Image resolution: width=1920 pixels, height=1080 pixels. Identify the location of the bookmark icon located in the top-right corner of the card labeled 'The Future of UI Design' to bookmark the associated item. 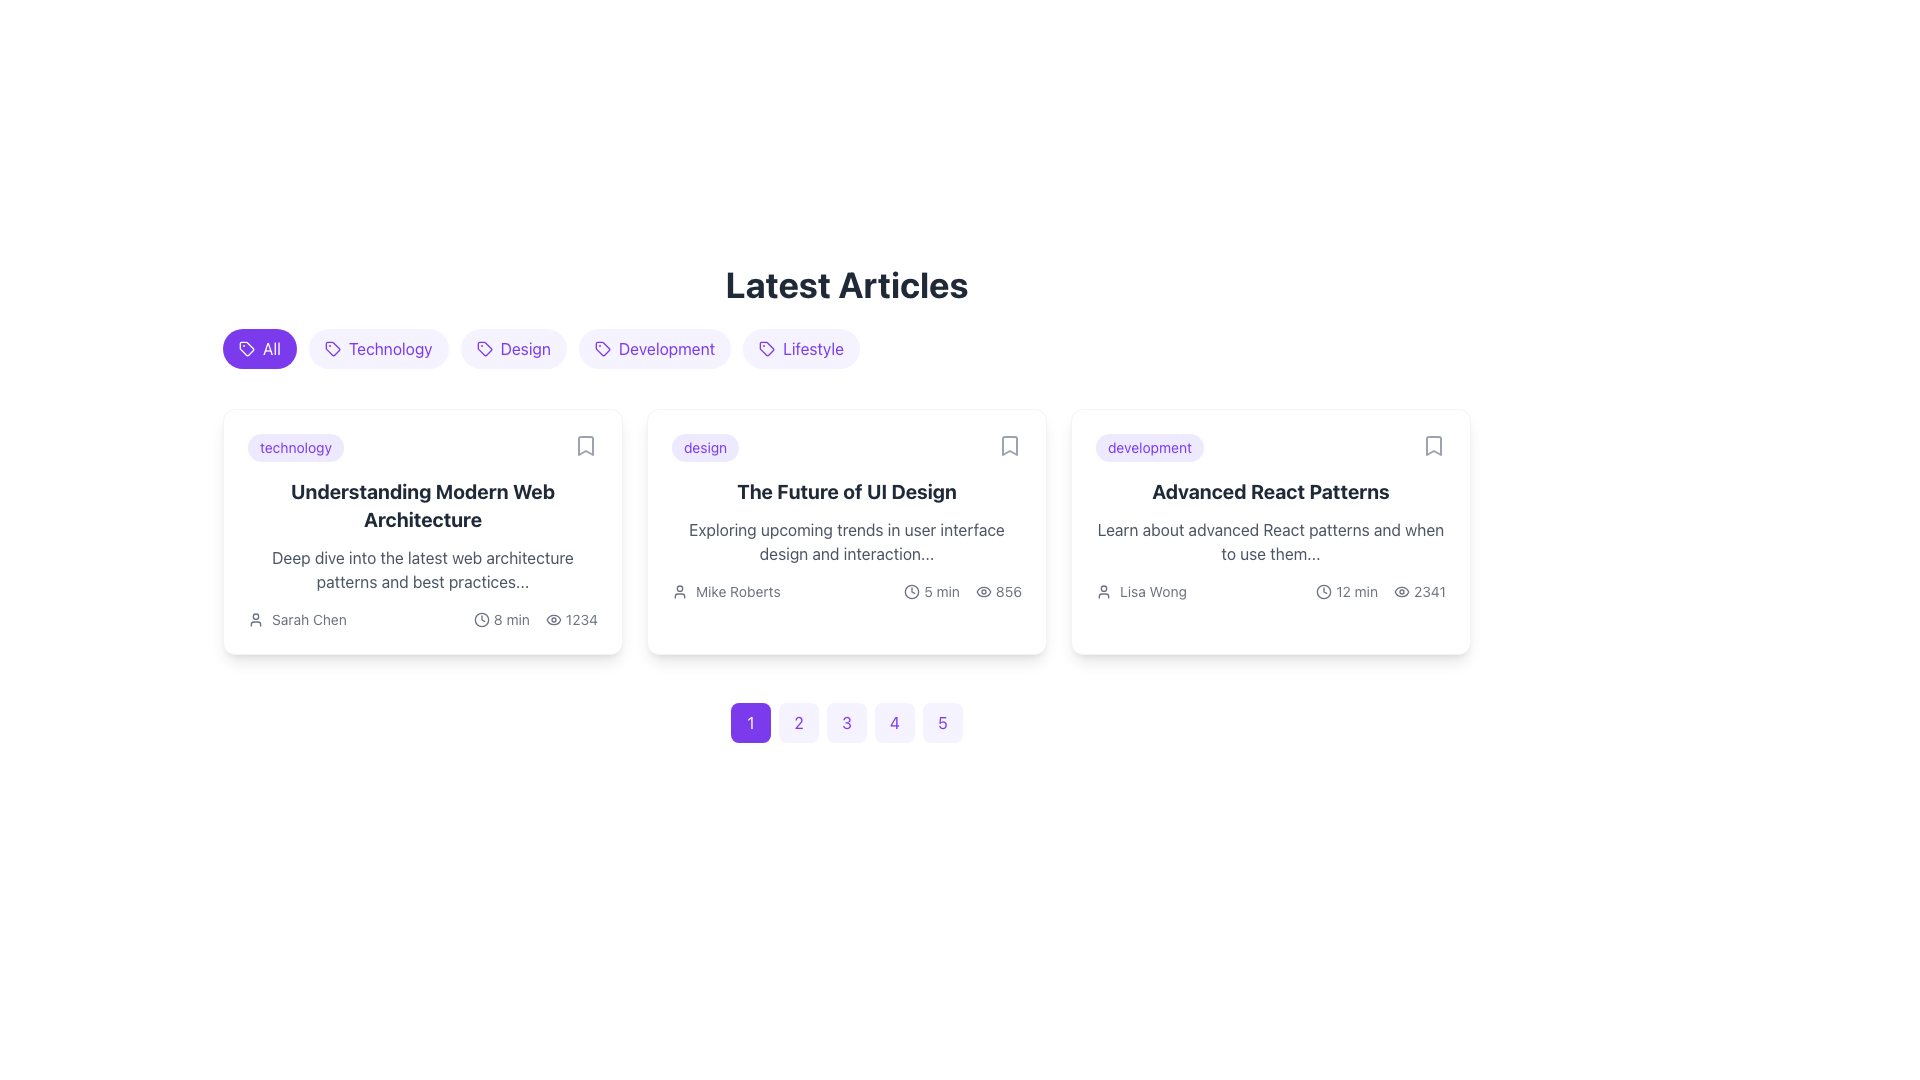
(1009, 445).